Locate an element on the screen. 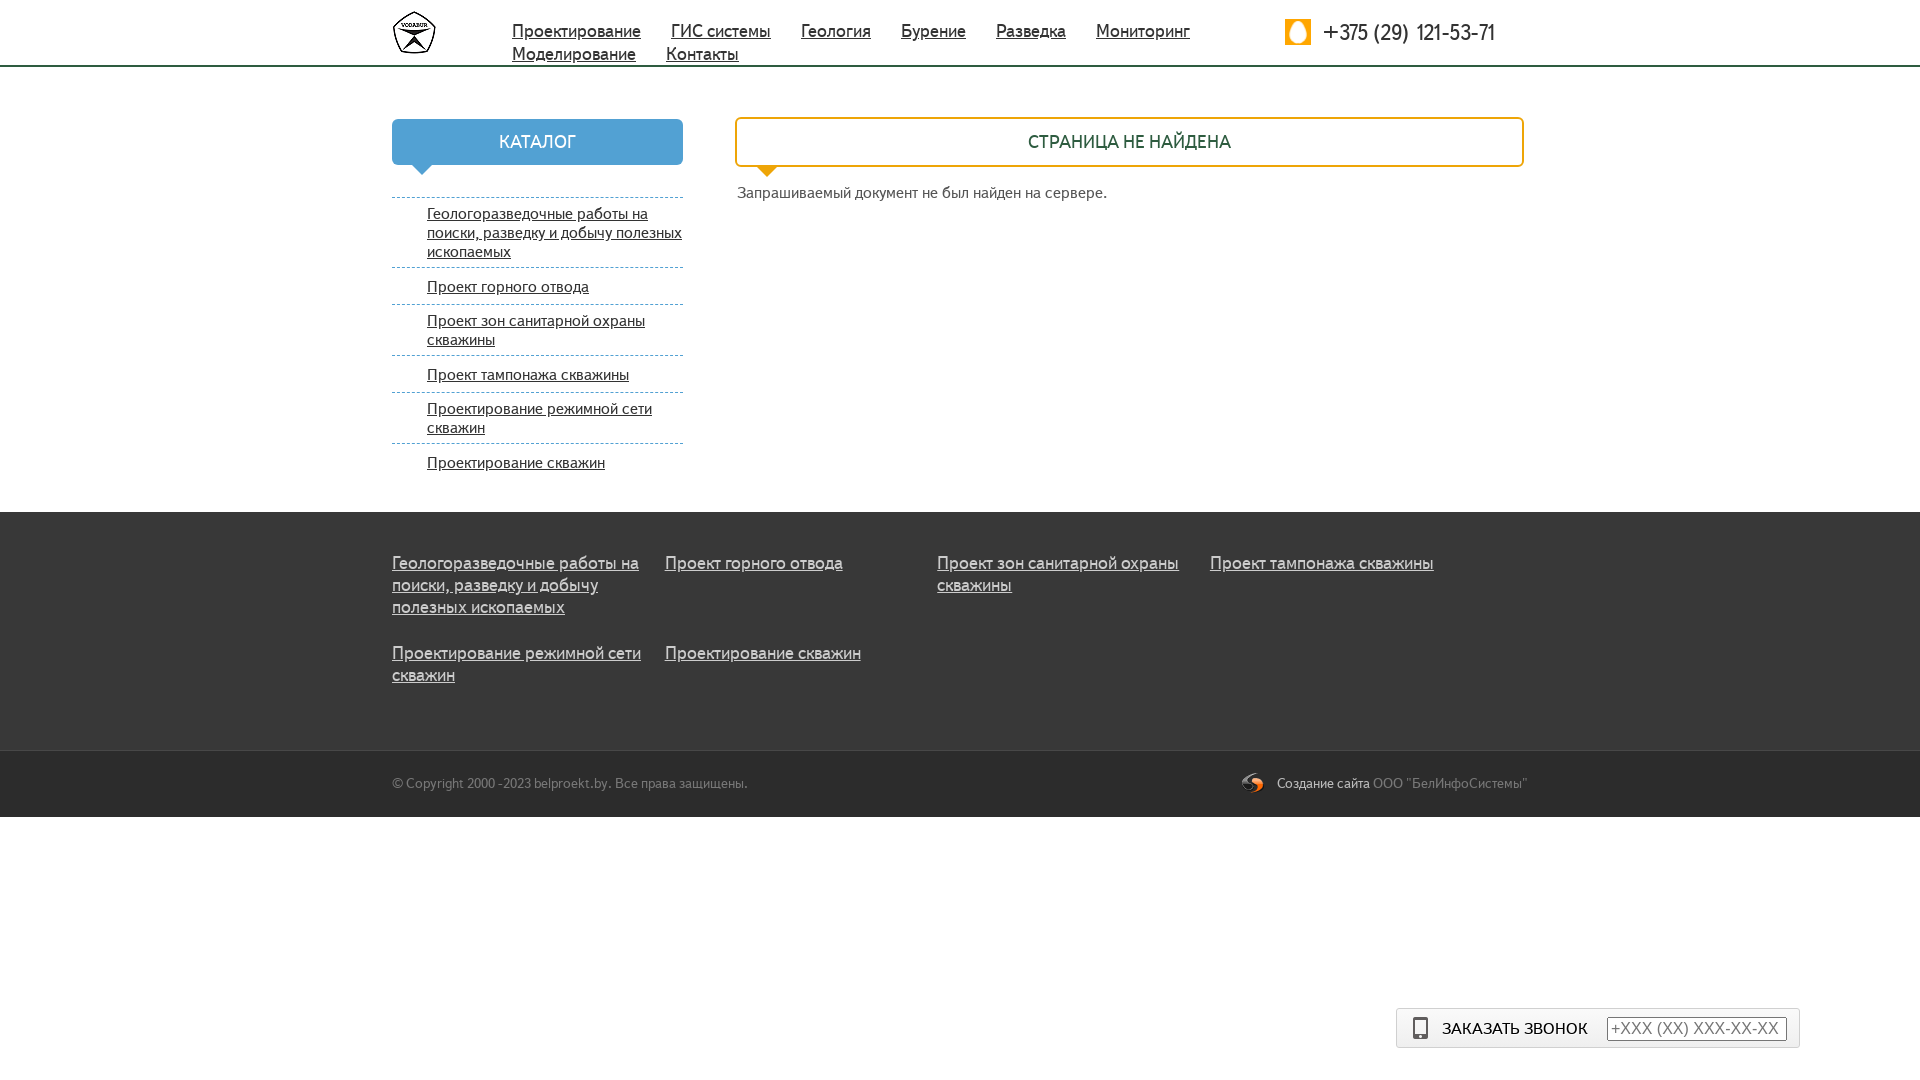  'http://belproekt.by/' is located at coordinates (436, 31).